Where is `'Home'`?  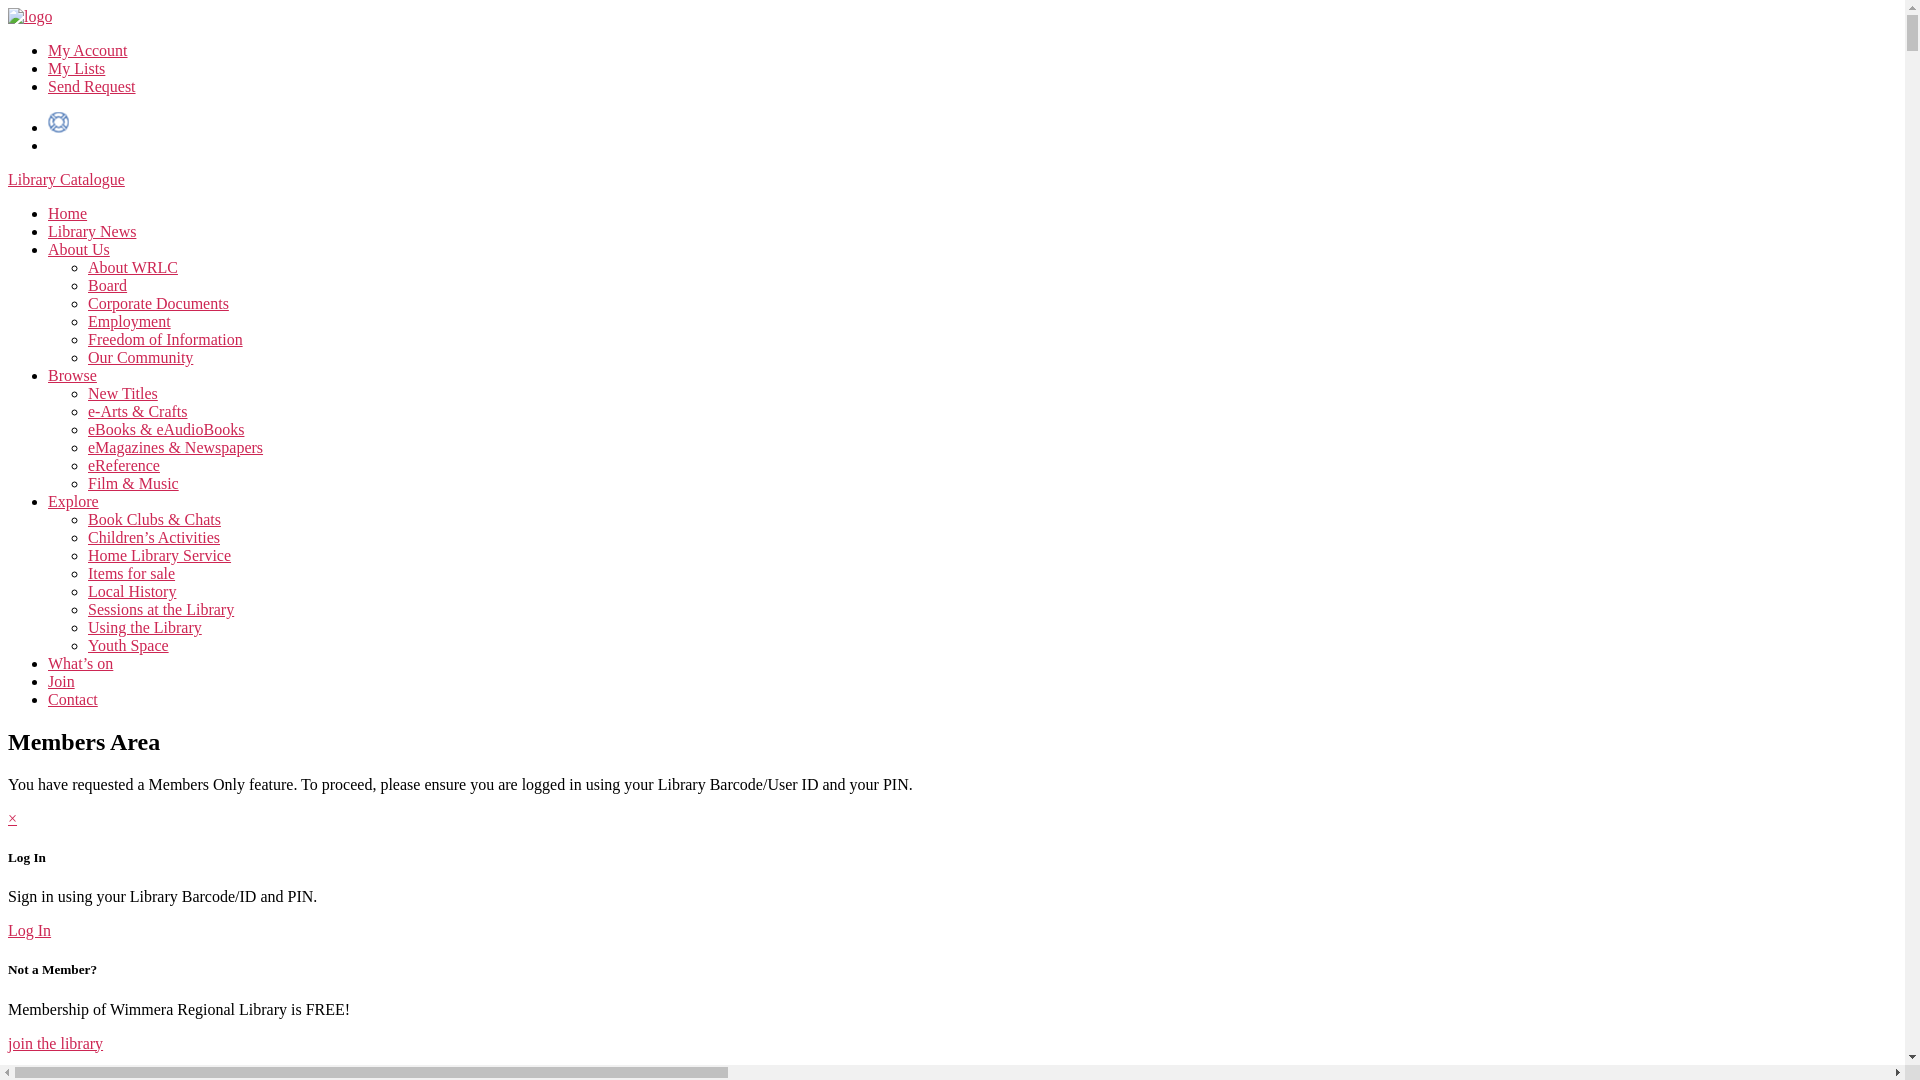
'Home' is located at coordinates (67, 213).